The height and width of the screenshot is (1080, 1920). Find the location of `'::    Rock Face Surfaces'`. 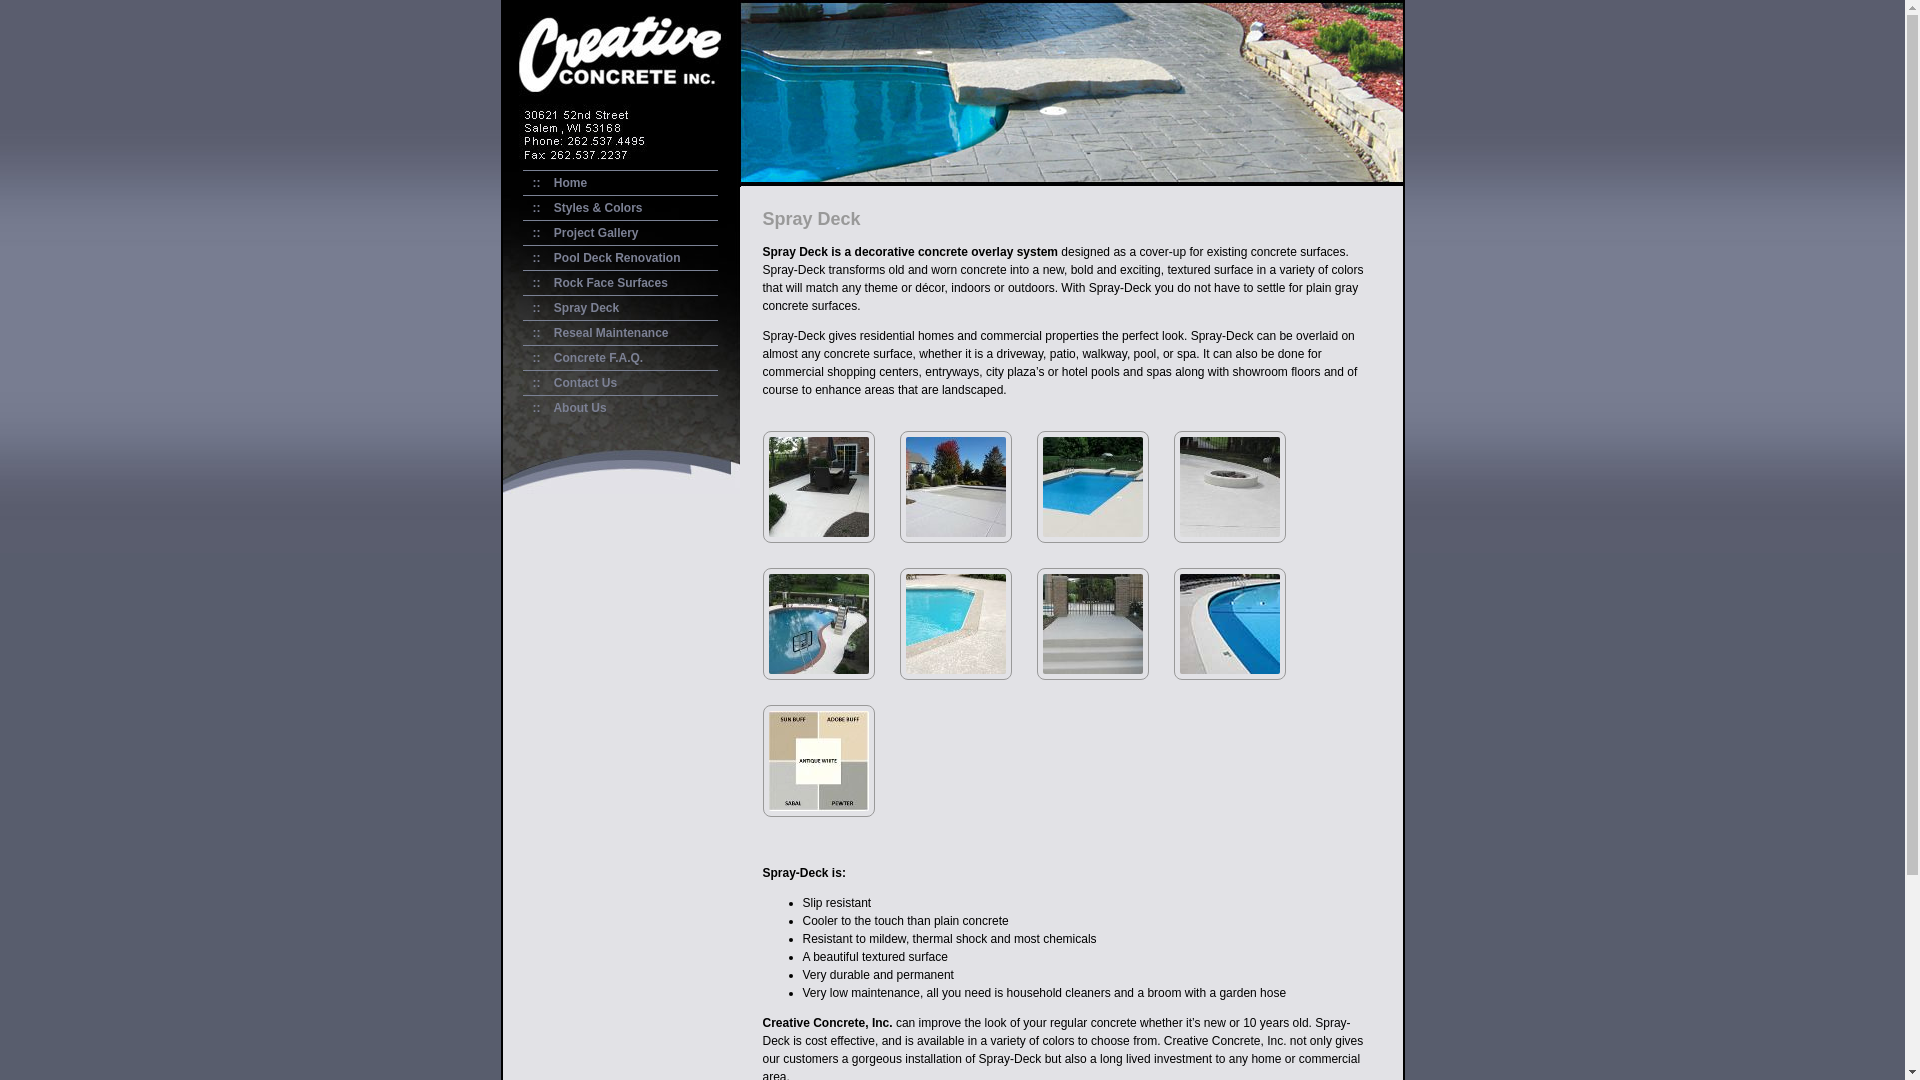

'::    Rock Face Surfaces' is located at coordinates (593, 282).